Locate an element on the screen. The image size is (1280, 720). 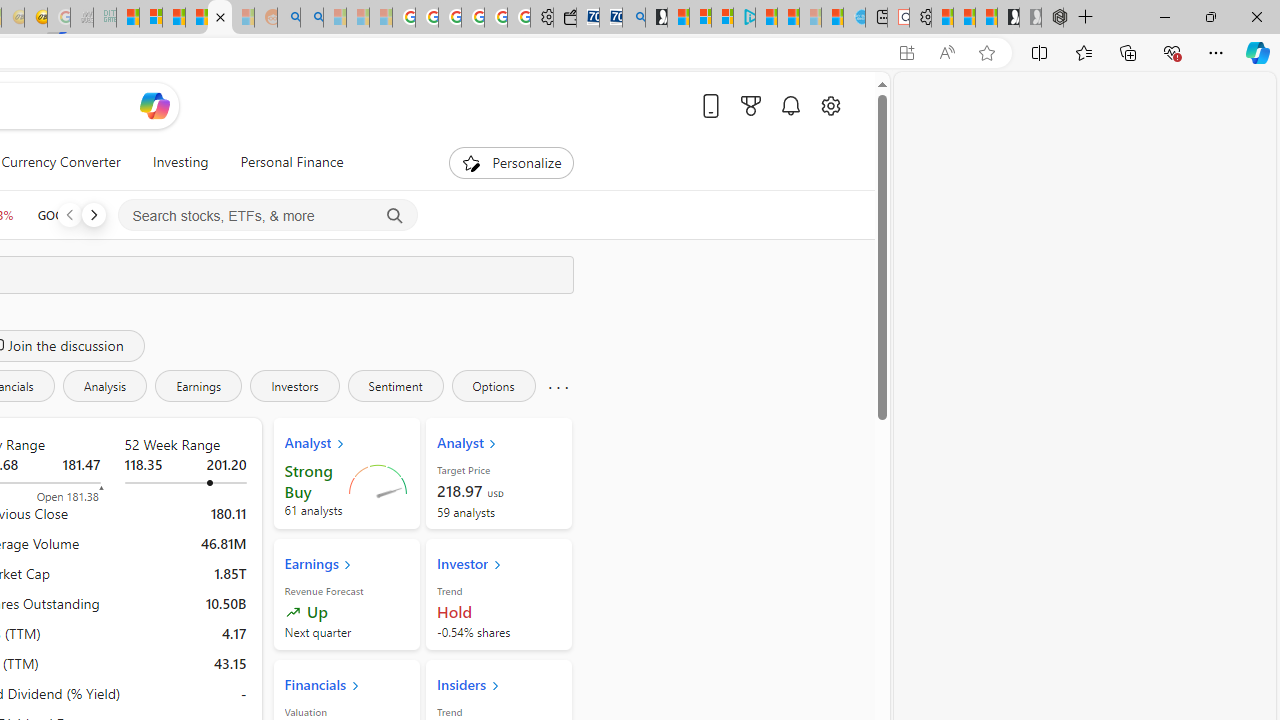
'Previous' is located at coordinates (69, 214).